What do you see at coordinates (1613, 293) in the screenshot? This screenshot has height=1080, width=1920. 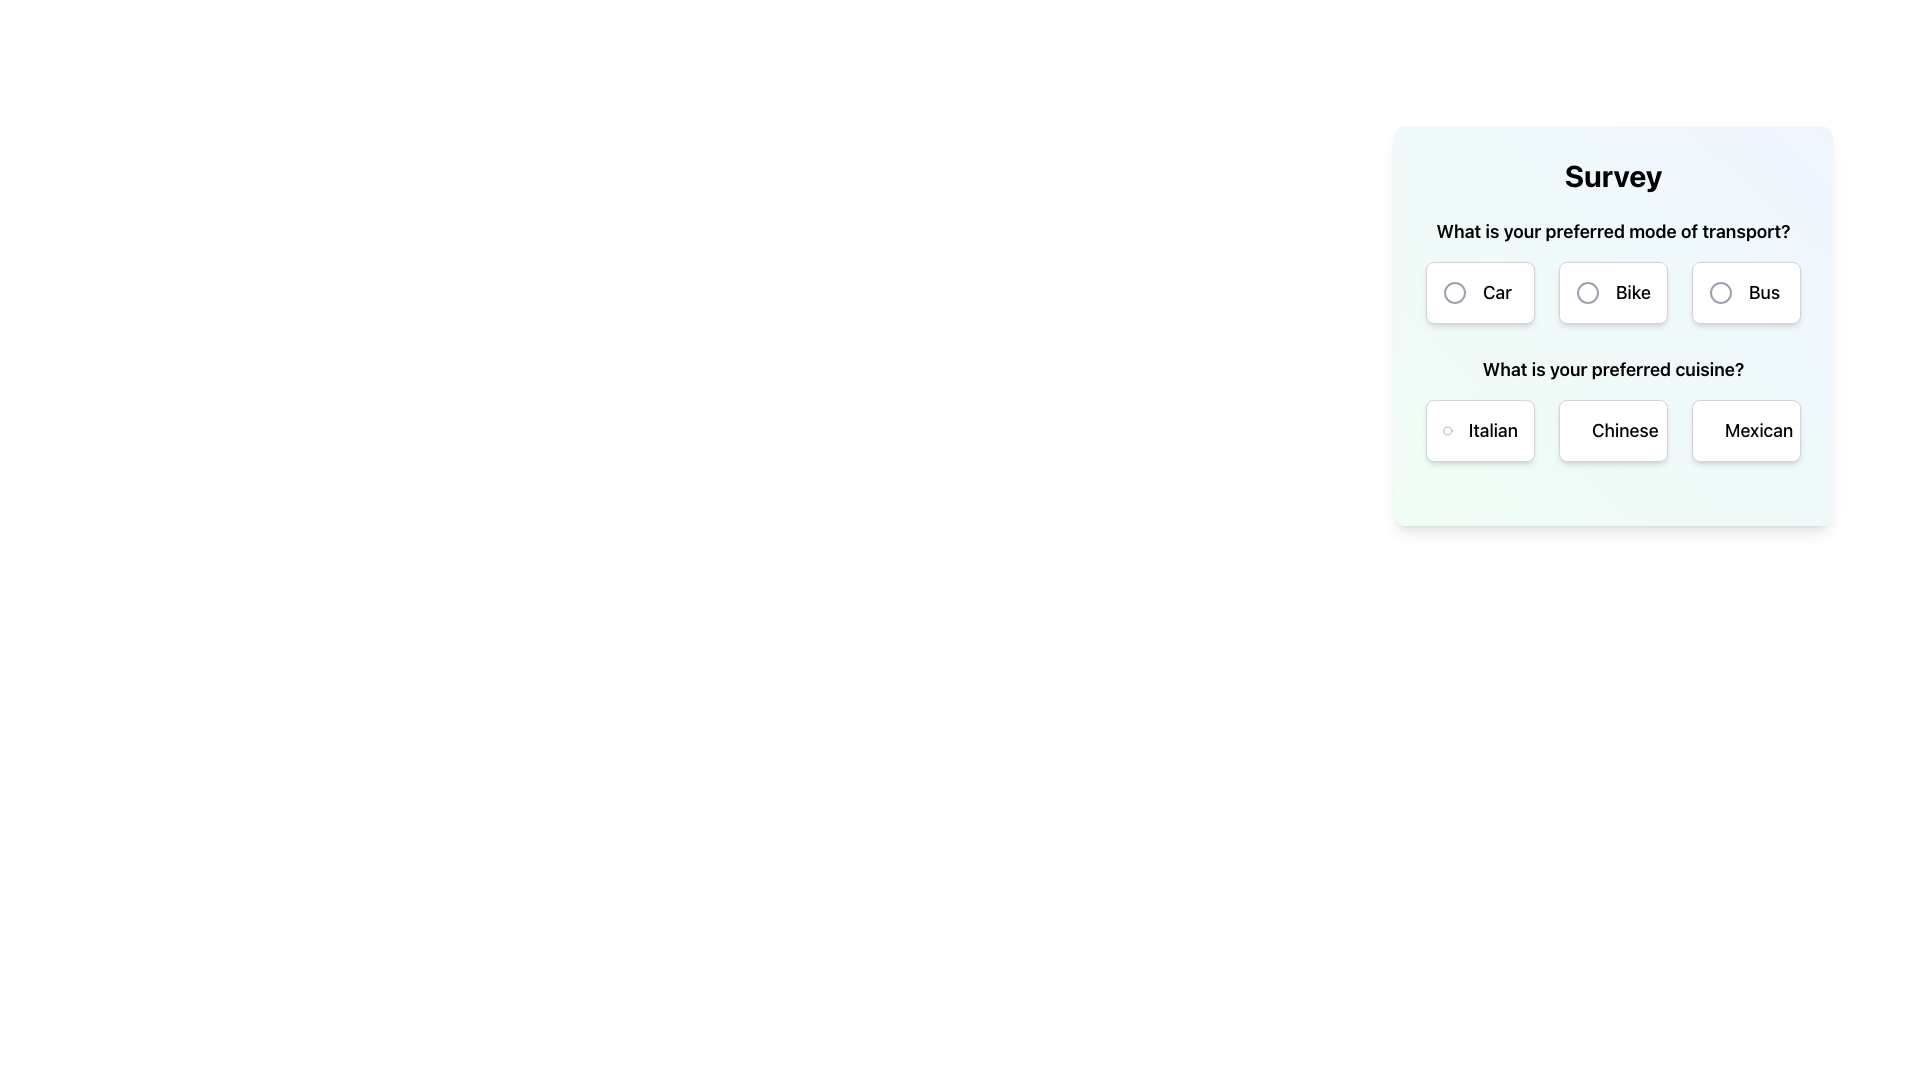 I see `the 'Bike' selection button, which is styled as a card with rounded edges and is the middle item in a horizontal set of three options` at bounding box center [1613, 293].